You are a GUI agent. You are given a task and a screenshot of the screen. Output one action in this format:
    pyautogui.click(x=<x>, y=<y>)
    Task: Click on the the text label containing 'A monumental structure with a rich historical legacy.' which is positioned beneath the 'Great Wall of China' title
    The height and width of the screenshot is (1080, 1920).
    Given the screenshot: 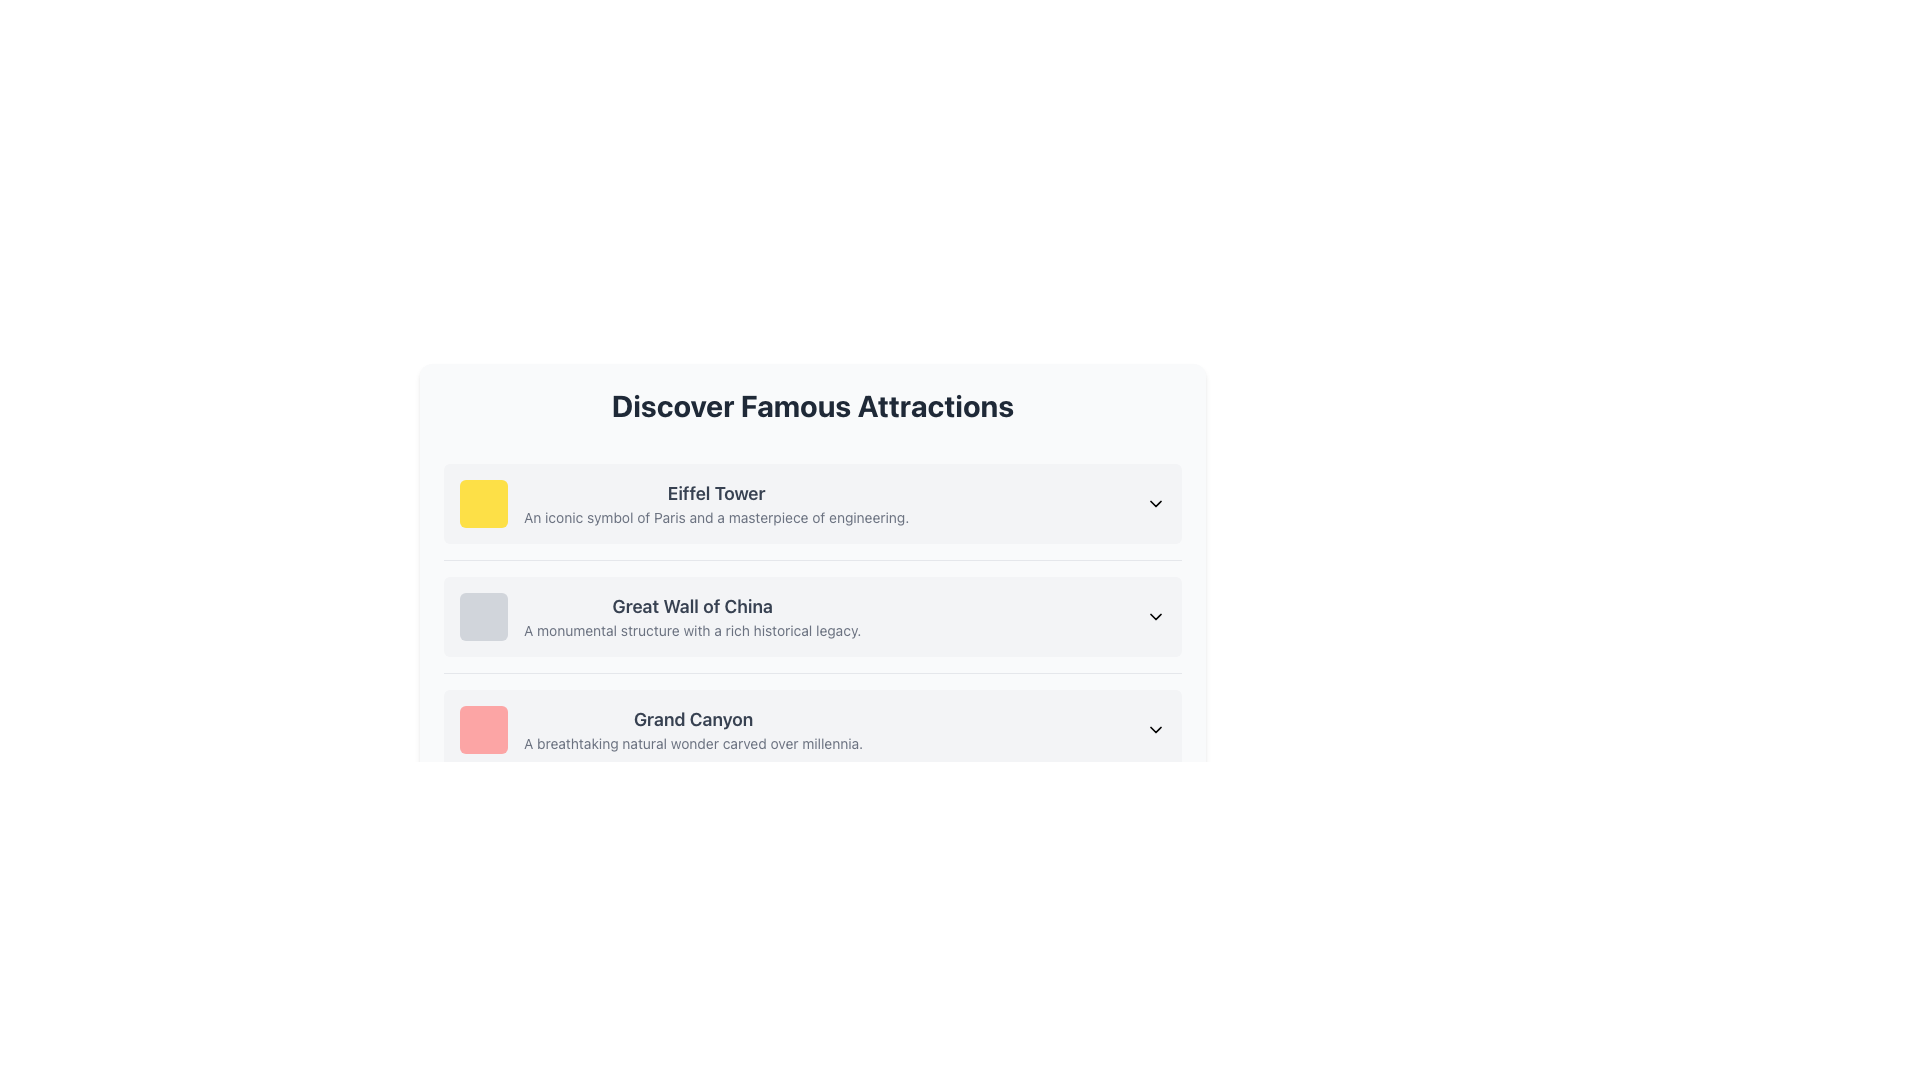 What is the action you would take?
    pyautogui.click(x=692, y=631)
    